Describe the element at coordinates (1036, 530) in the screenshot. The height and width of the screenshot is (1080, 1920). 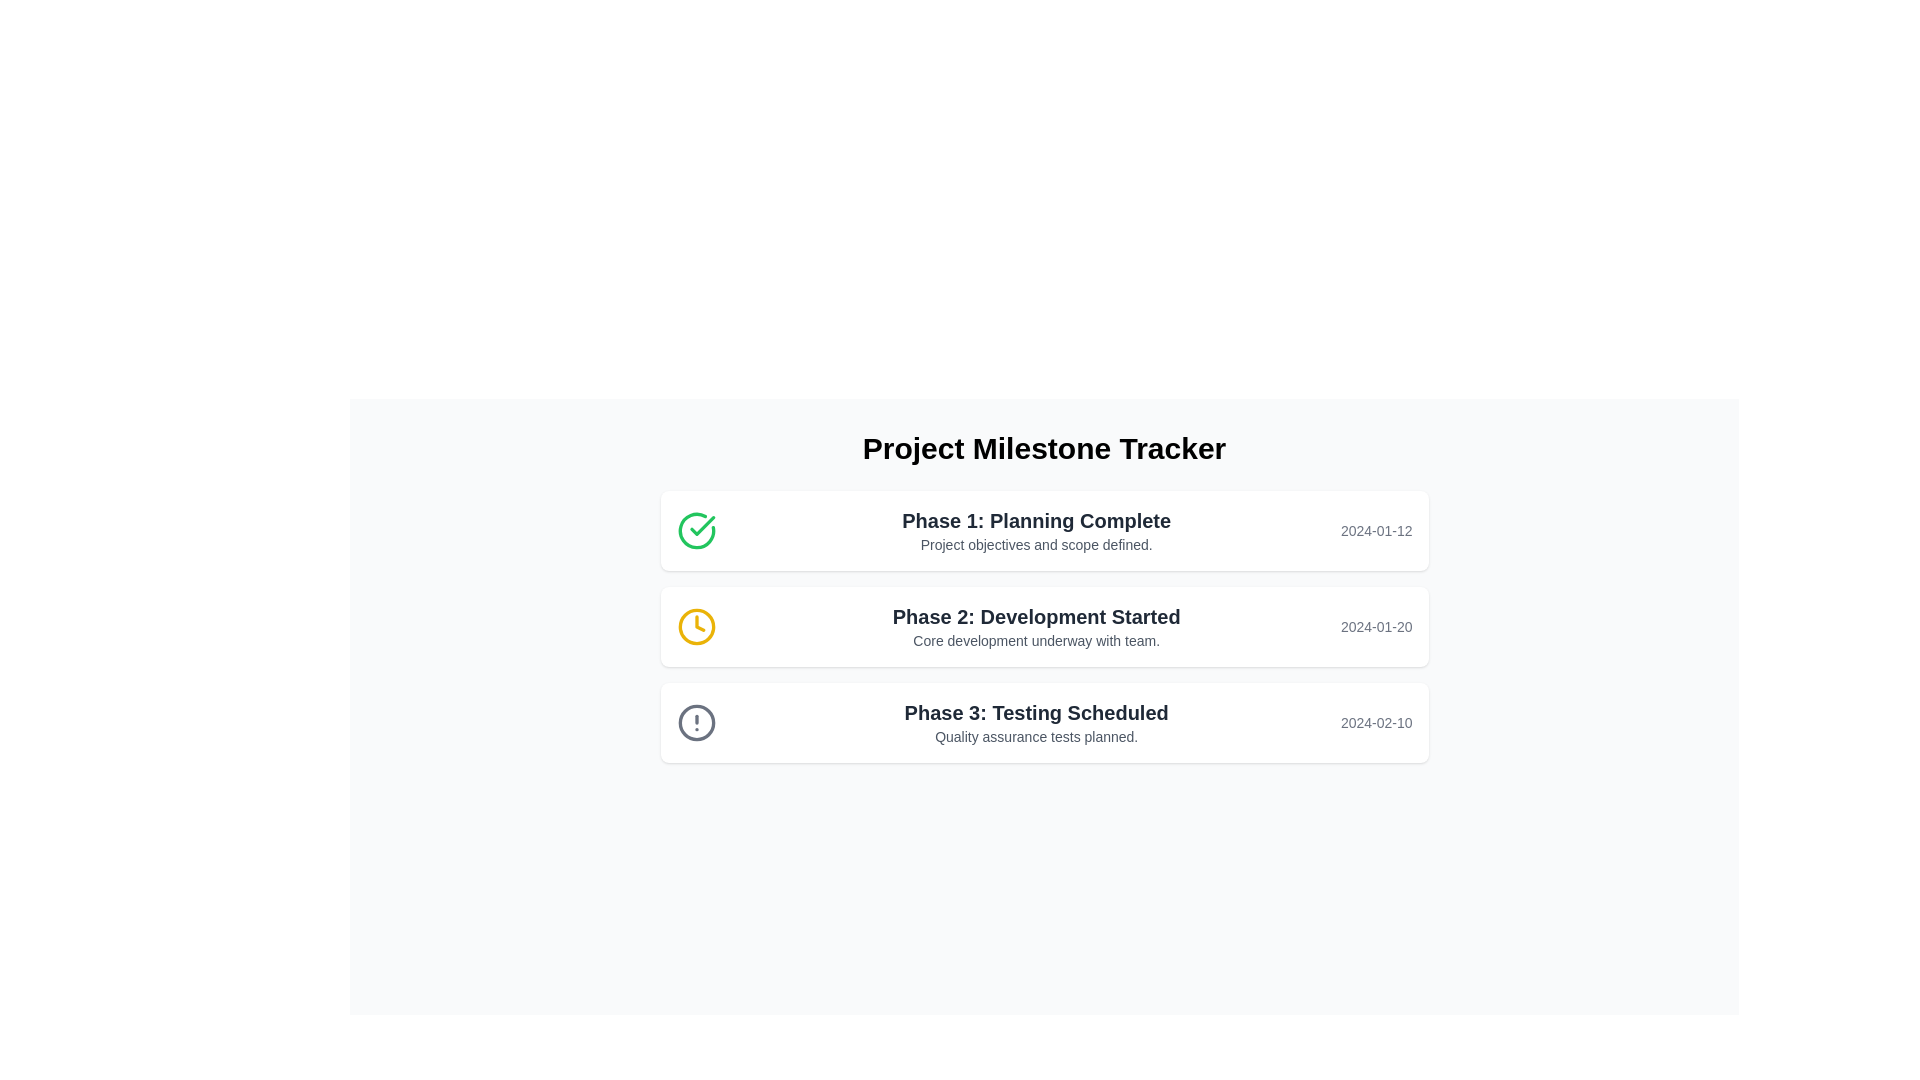
I see `the text block titled 'Phase 1: Planning Complete' with descriptive text 'Project objectives and scope defined.' located in the first milestone box` at that location.